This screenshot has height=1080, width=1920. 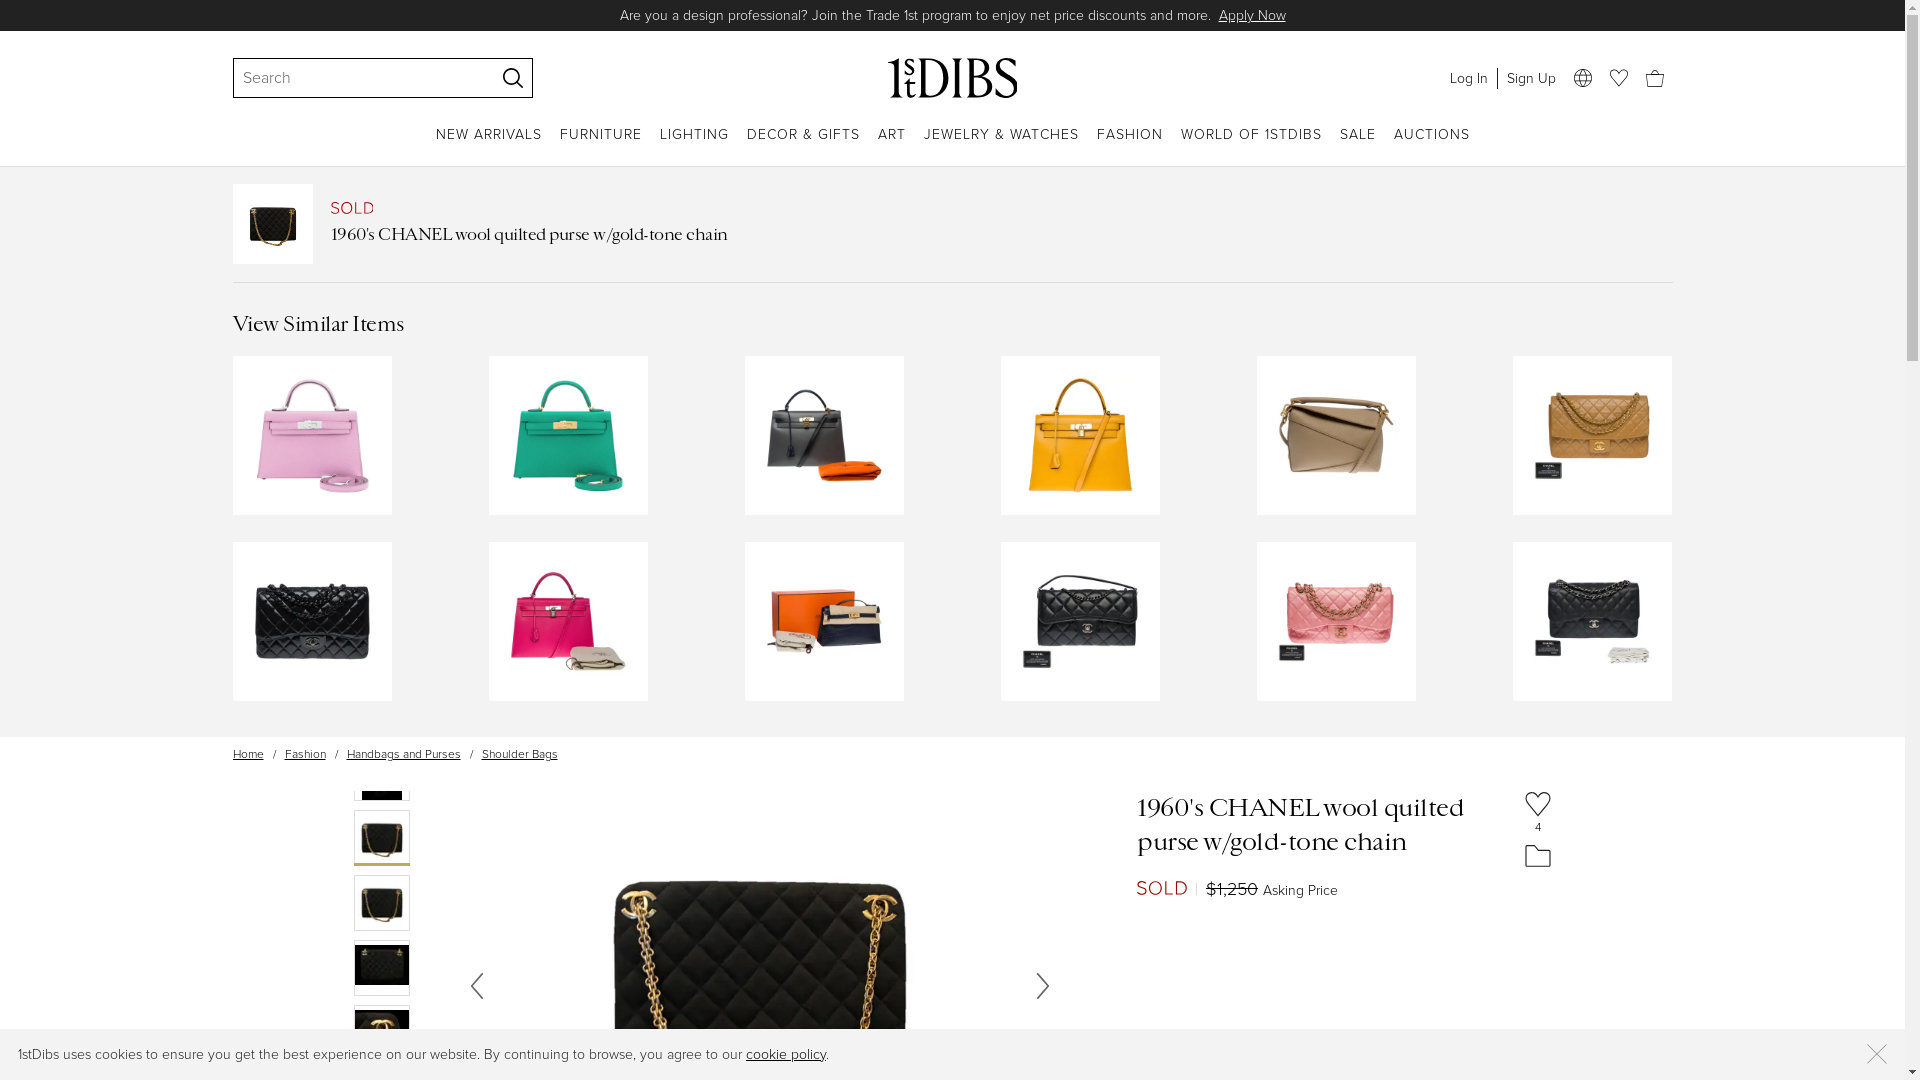 What do you see at coordinates (660, 144) in the screenshot?
I see `'LIGHTING'` at bounding box center [660, 144].